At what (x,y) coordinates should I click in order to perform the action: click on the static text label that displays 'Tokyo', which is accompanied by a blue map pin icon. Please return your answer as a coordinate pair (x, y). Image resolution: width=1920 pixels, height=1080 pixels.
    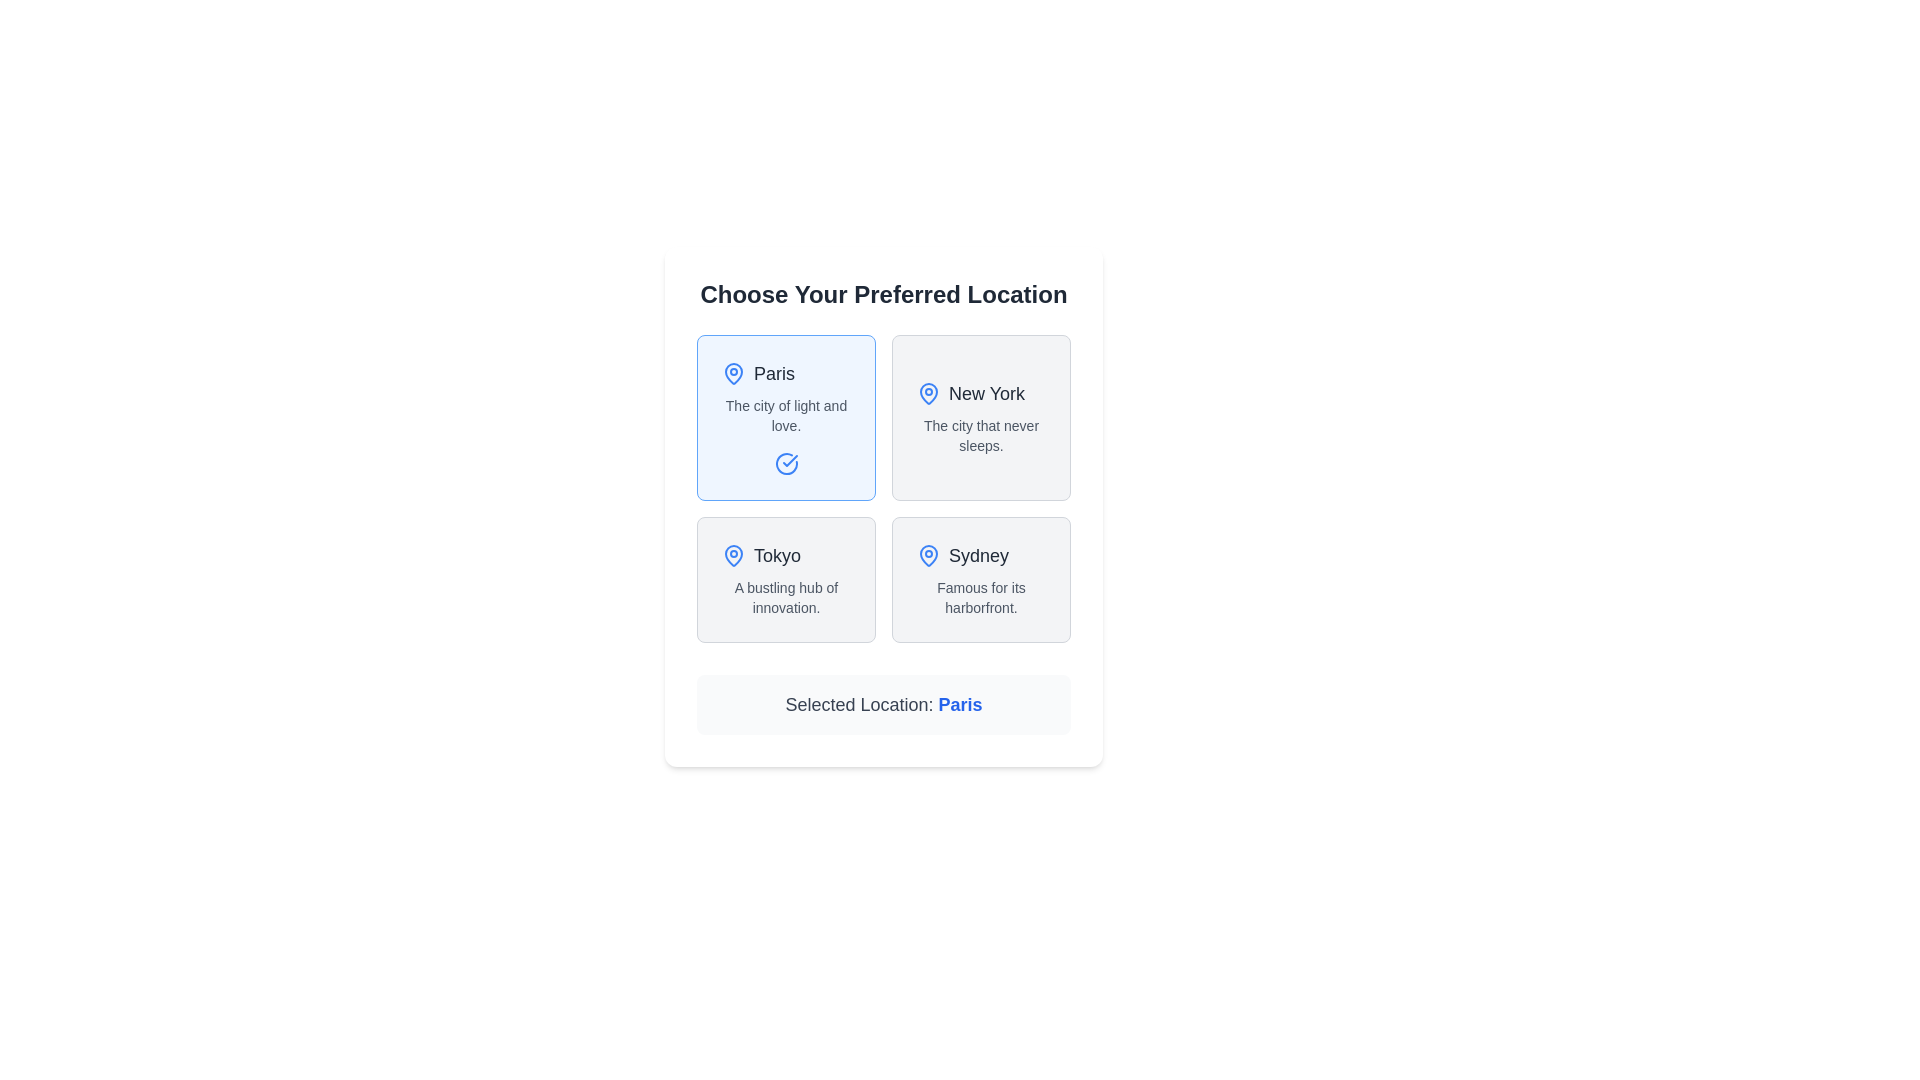
    Looking at the image, I should click on (785, 555).